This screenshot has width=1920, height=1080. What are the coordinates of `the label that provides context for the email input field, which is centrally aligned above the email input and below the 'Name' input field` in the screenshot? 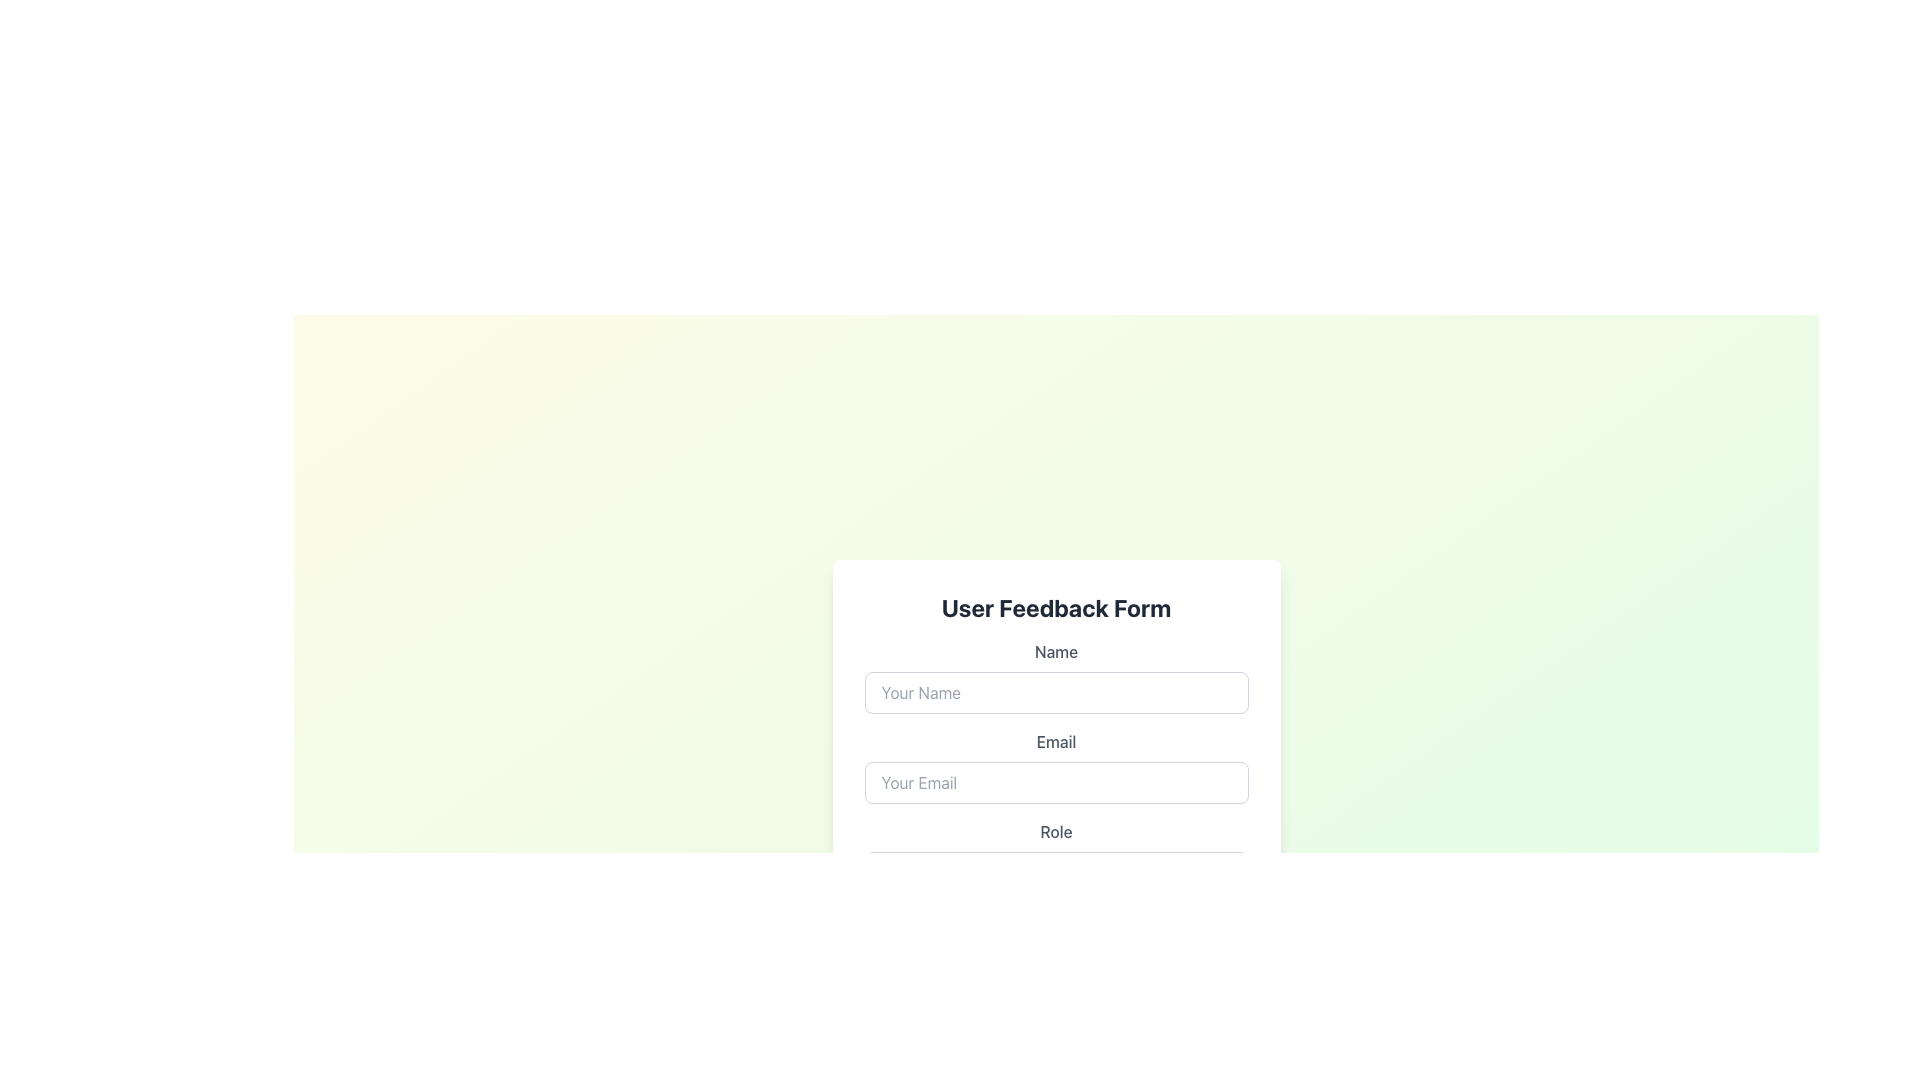 It's located at (1055, 741).